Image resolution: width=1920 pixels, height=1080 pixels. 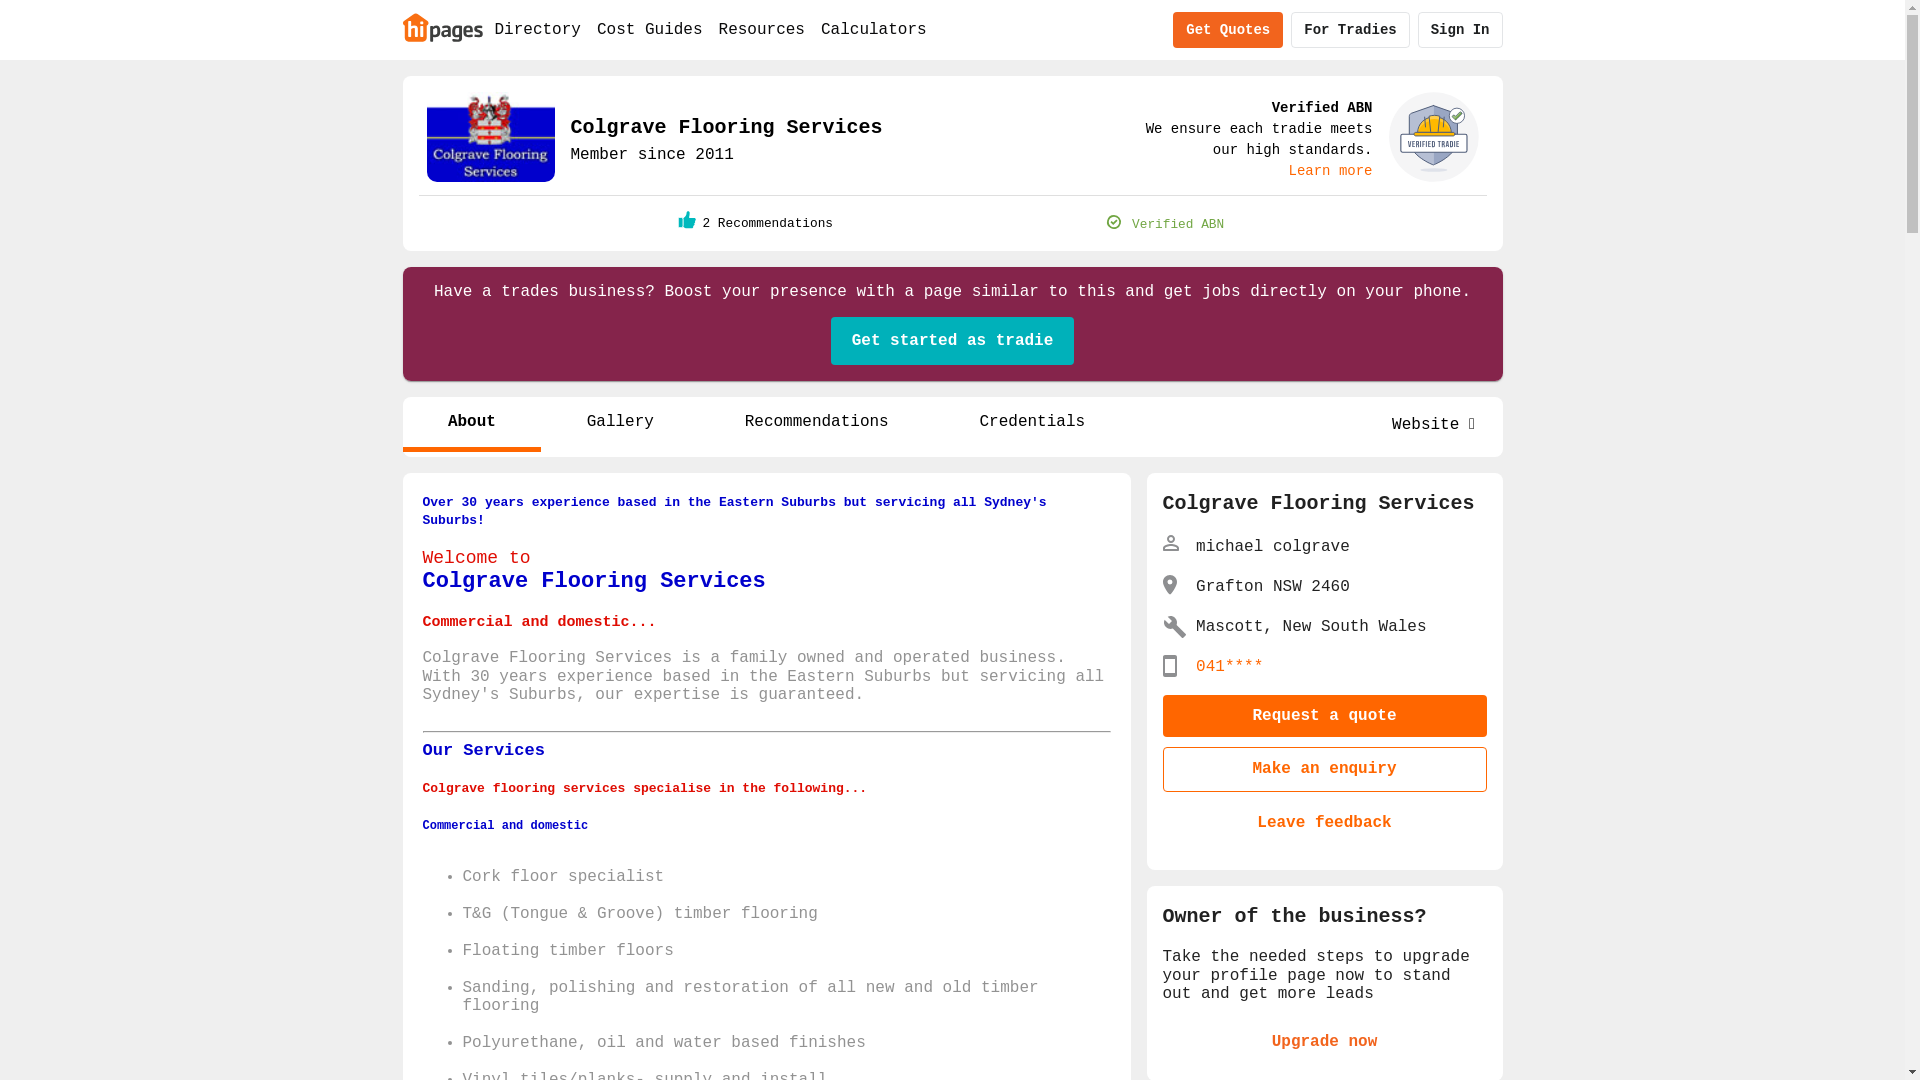 I want to click on 'Gallery', so click(x=618, y=423).